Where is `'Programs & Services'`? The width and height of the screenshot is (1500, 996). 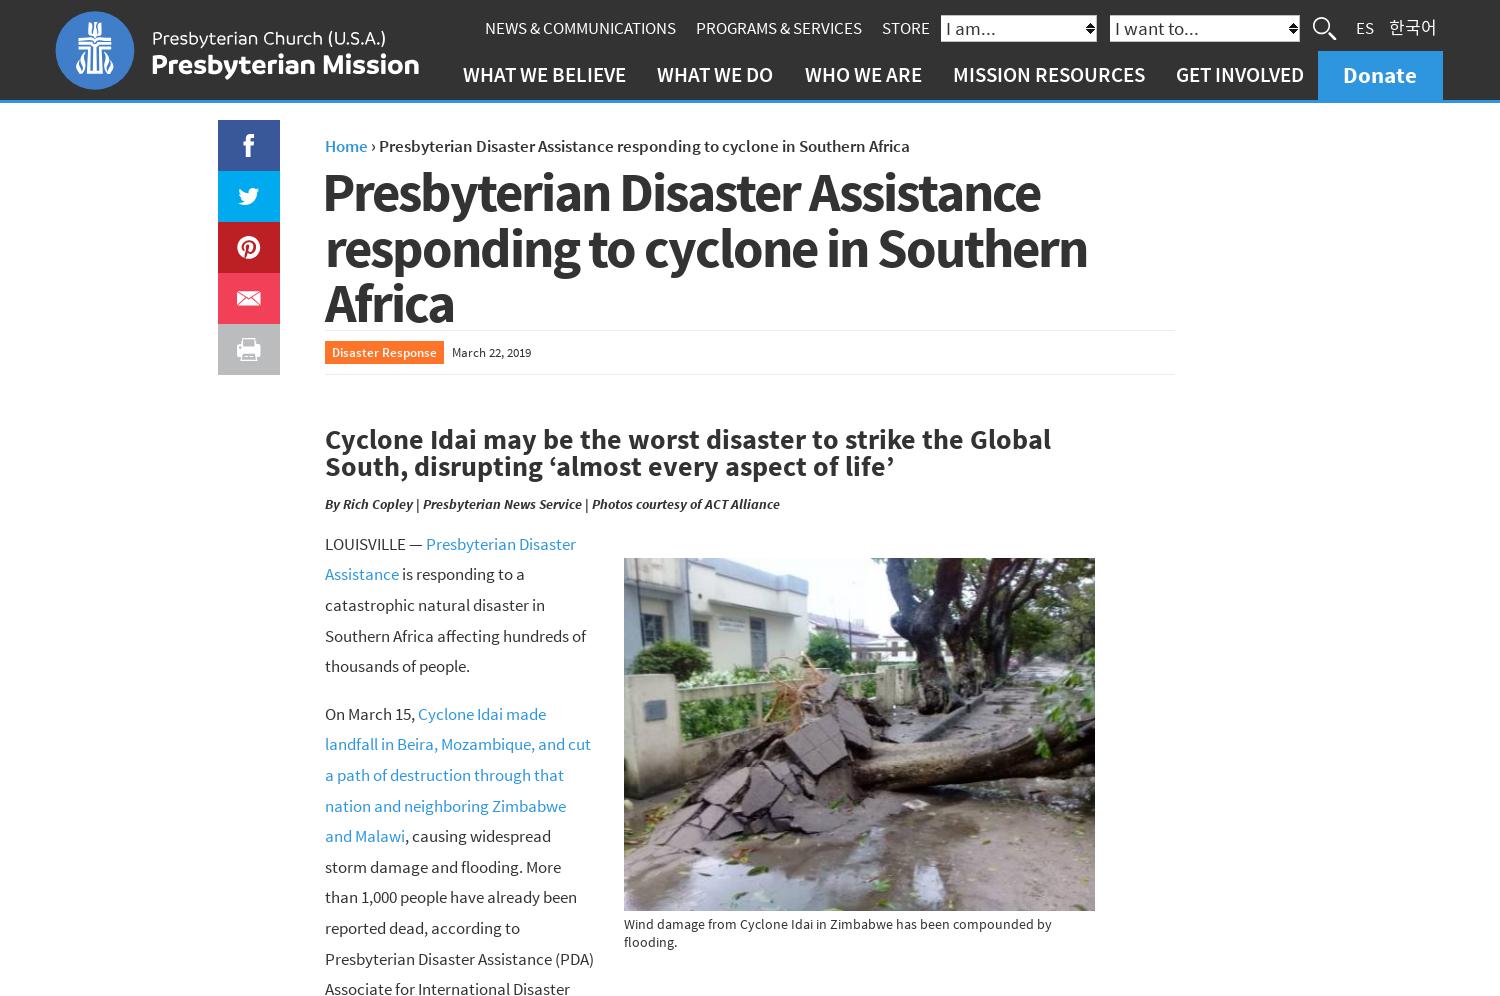
'Programs & Services' is located at coordinates (693, 26).